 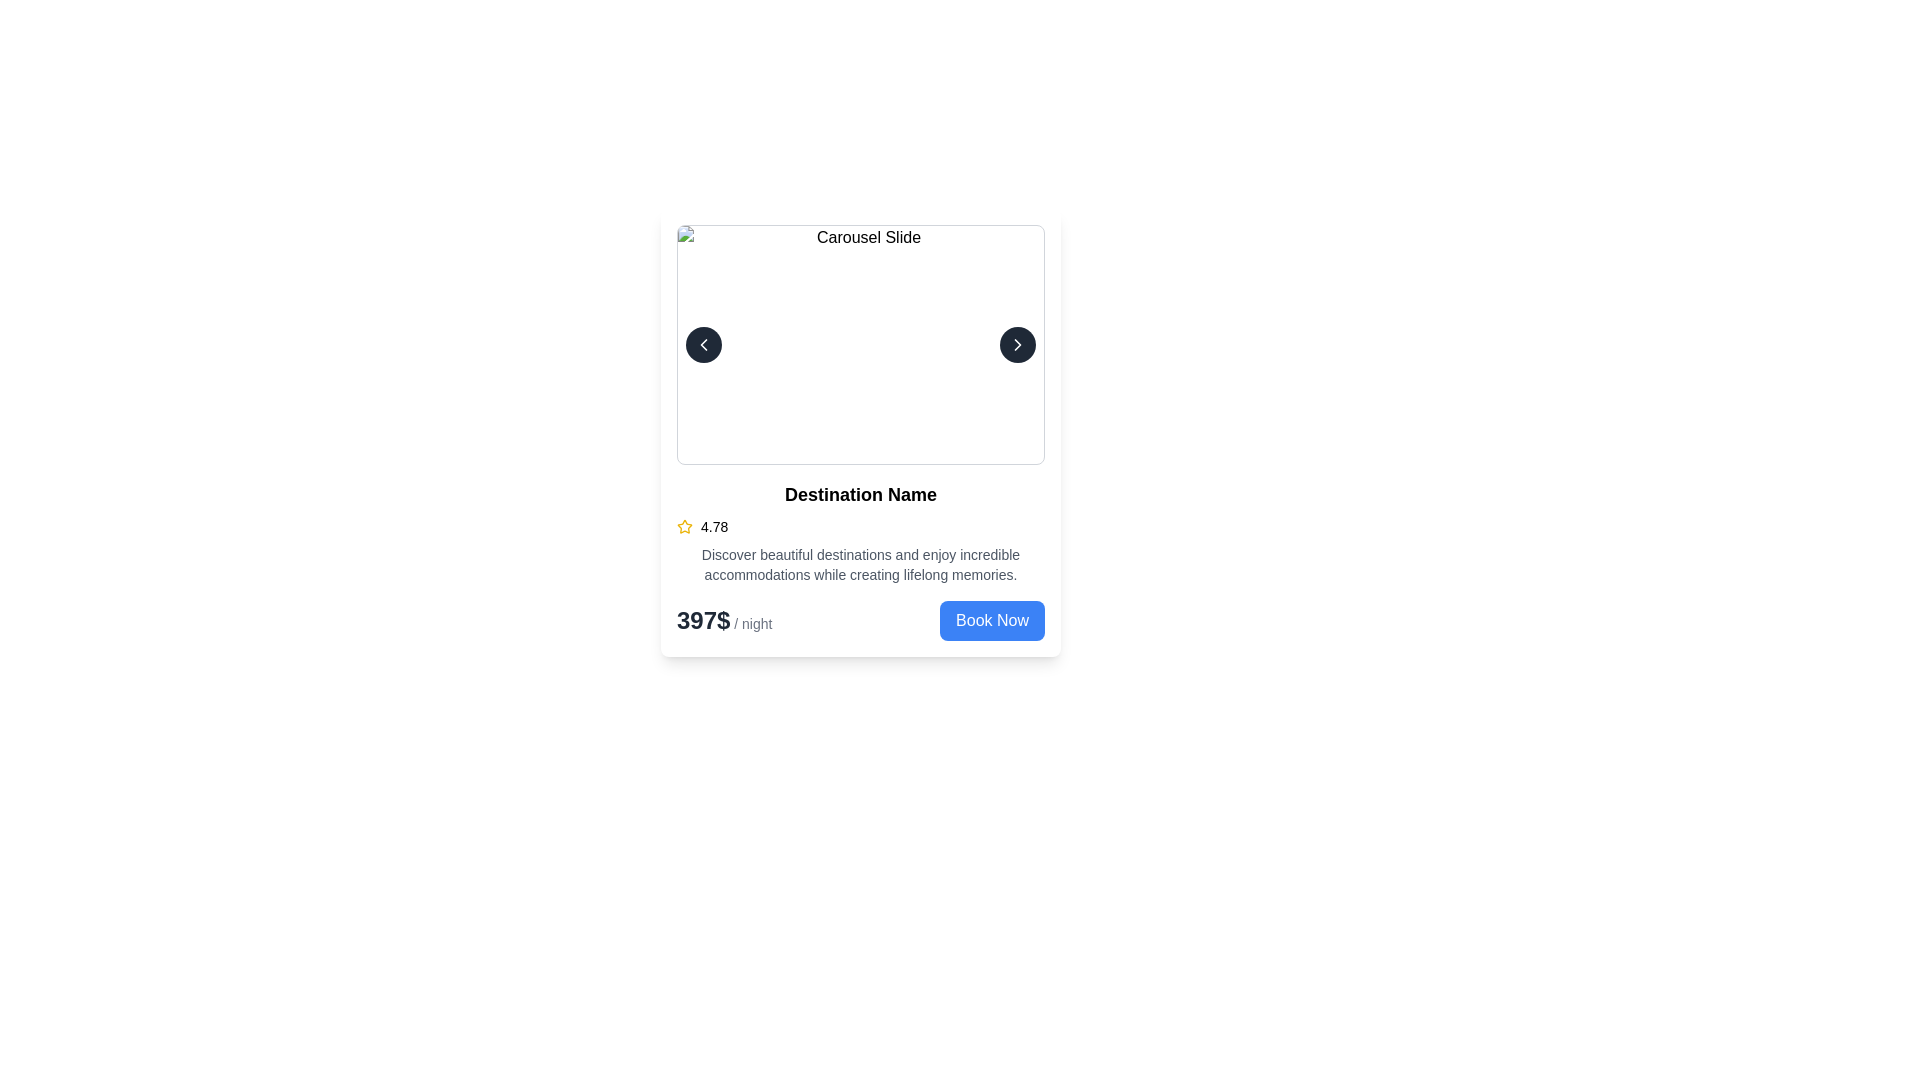 I want to click on the left navigation icon in the carousel, so click(x=704, y=343).